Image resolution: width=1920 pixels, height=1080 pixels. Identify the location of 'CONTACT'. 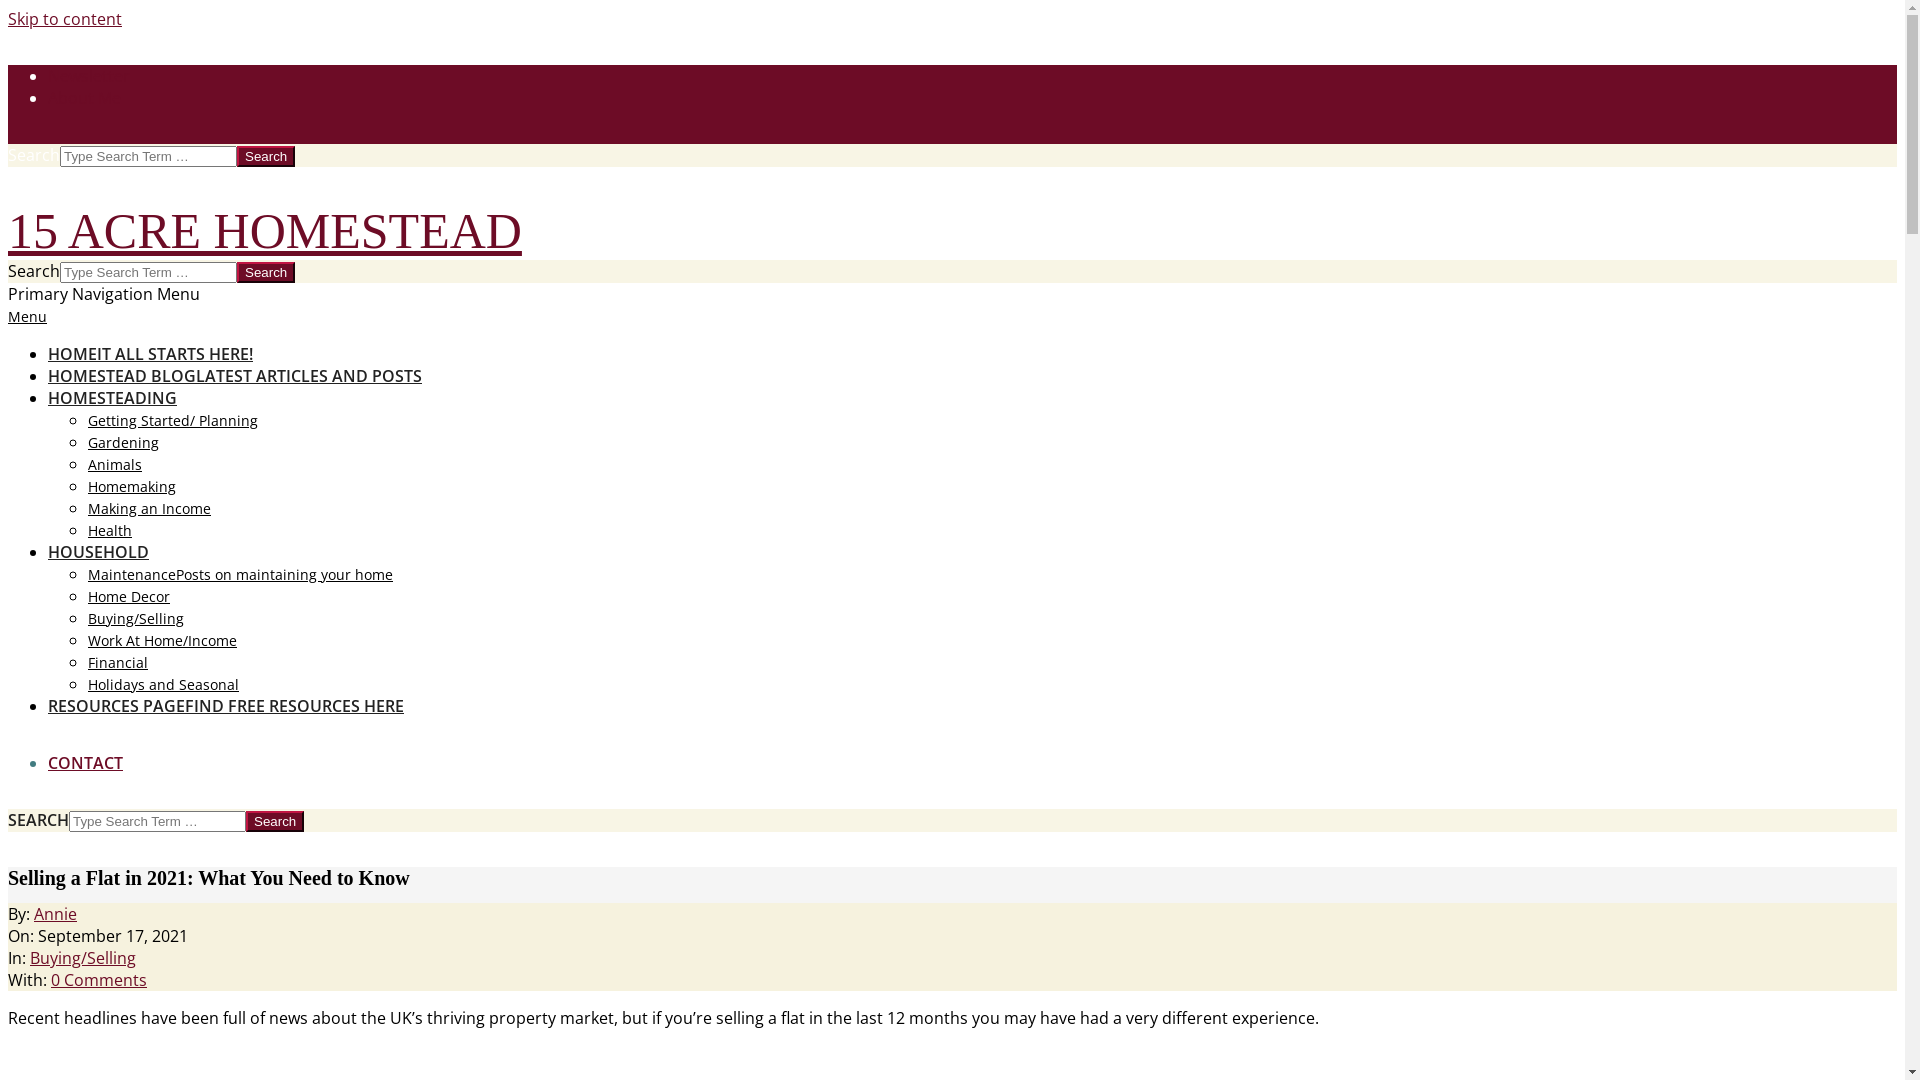
(84, 763).